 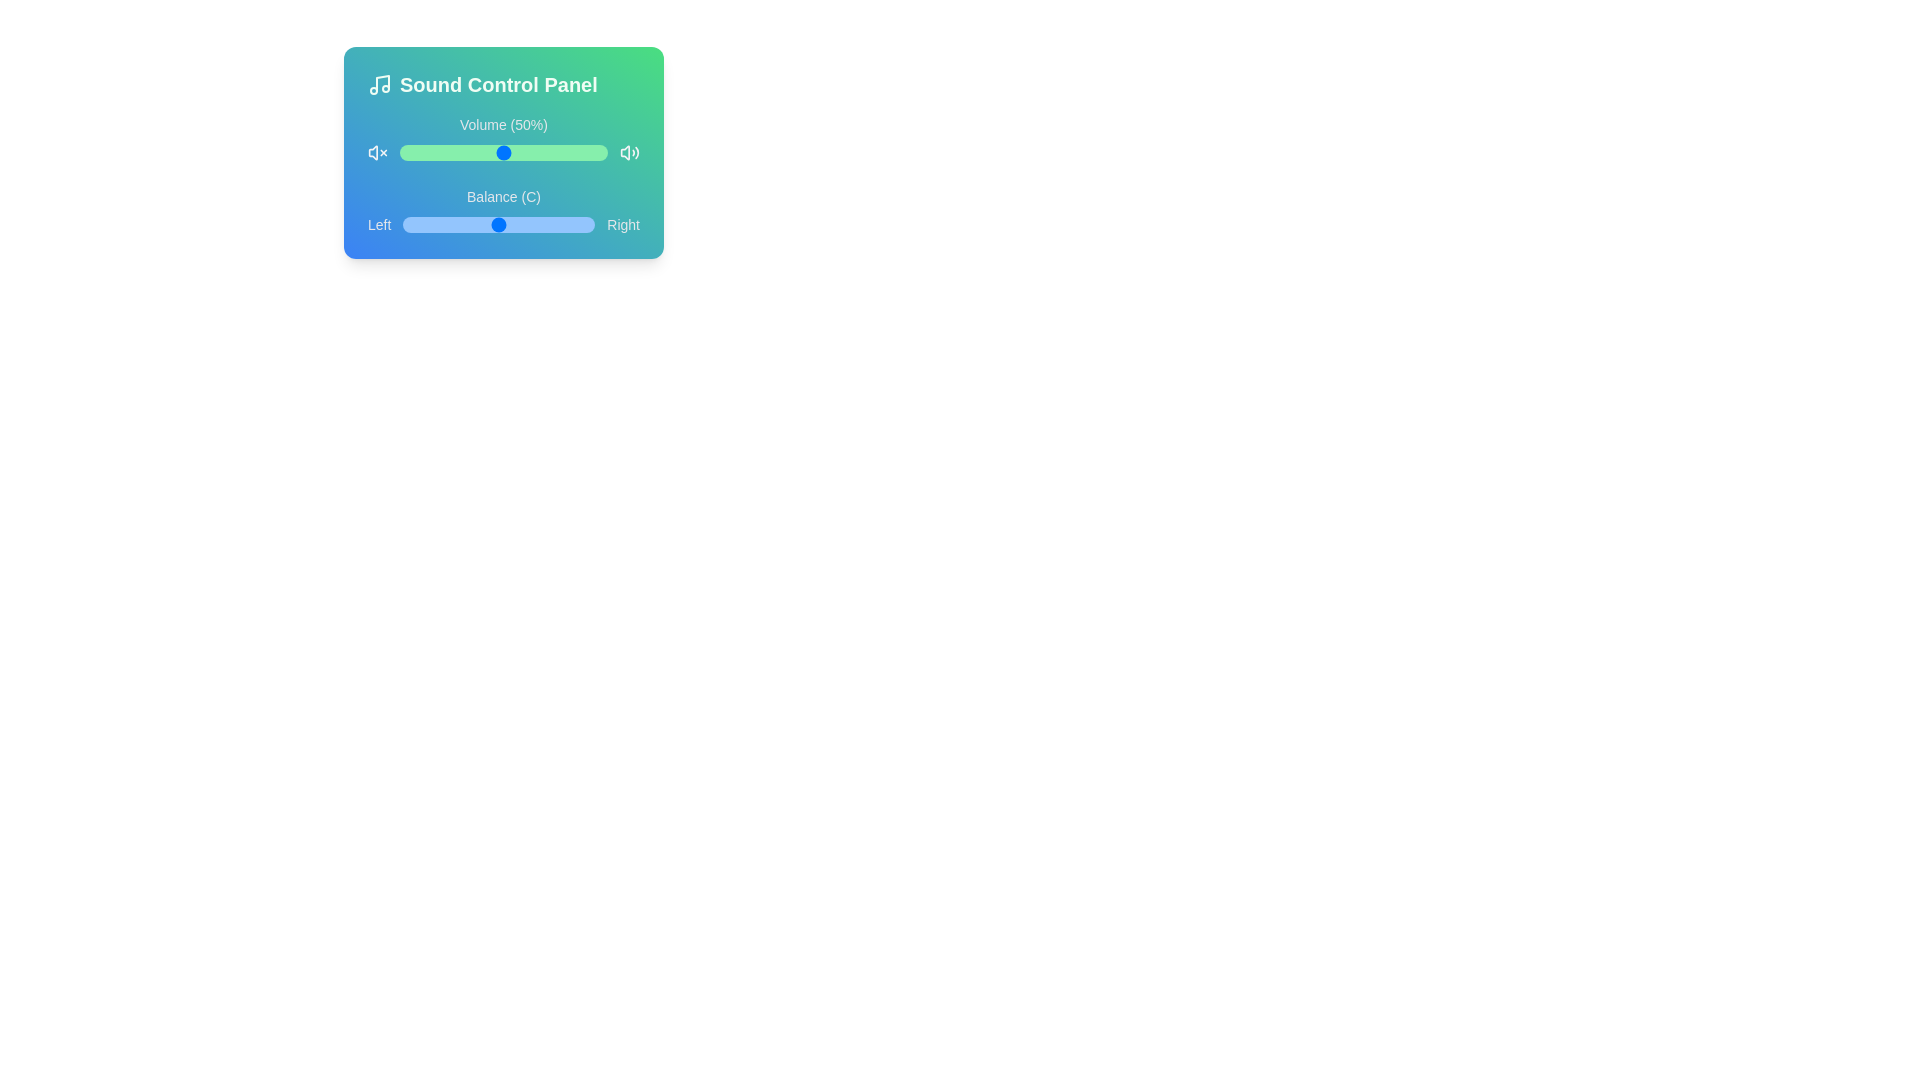 What do you see at coordinates (434, 224) in the screenshot?
I see `balance` at bounding box center [434, 224].